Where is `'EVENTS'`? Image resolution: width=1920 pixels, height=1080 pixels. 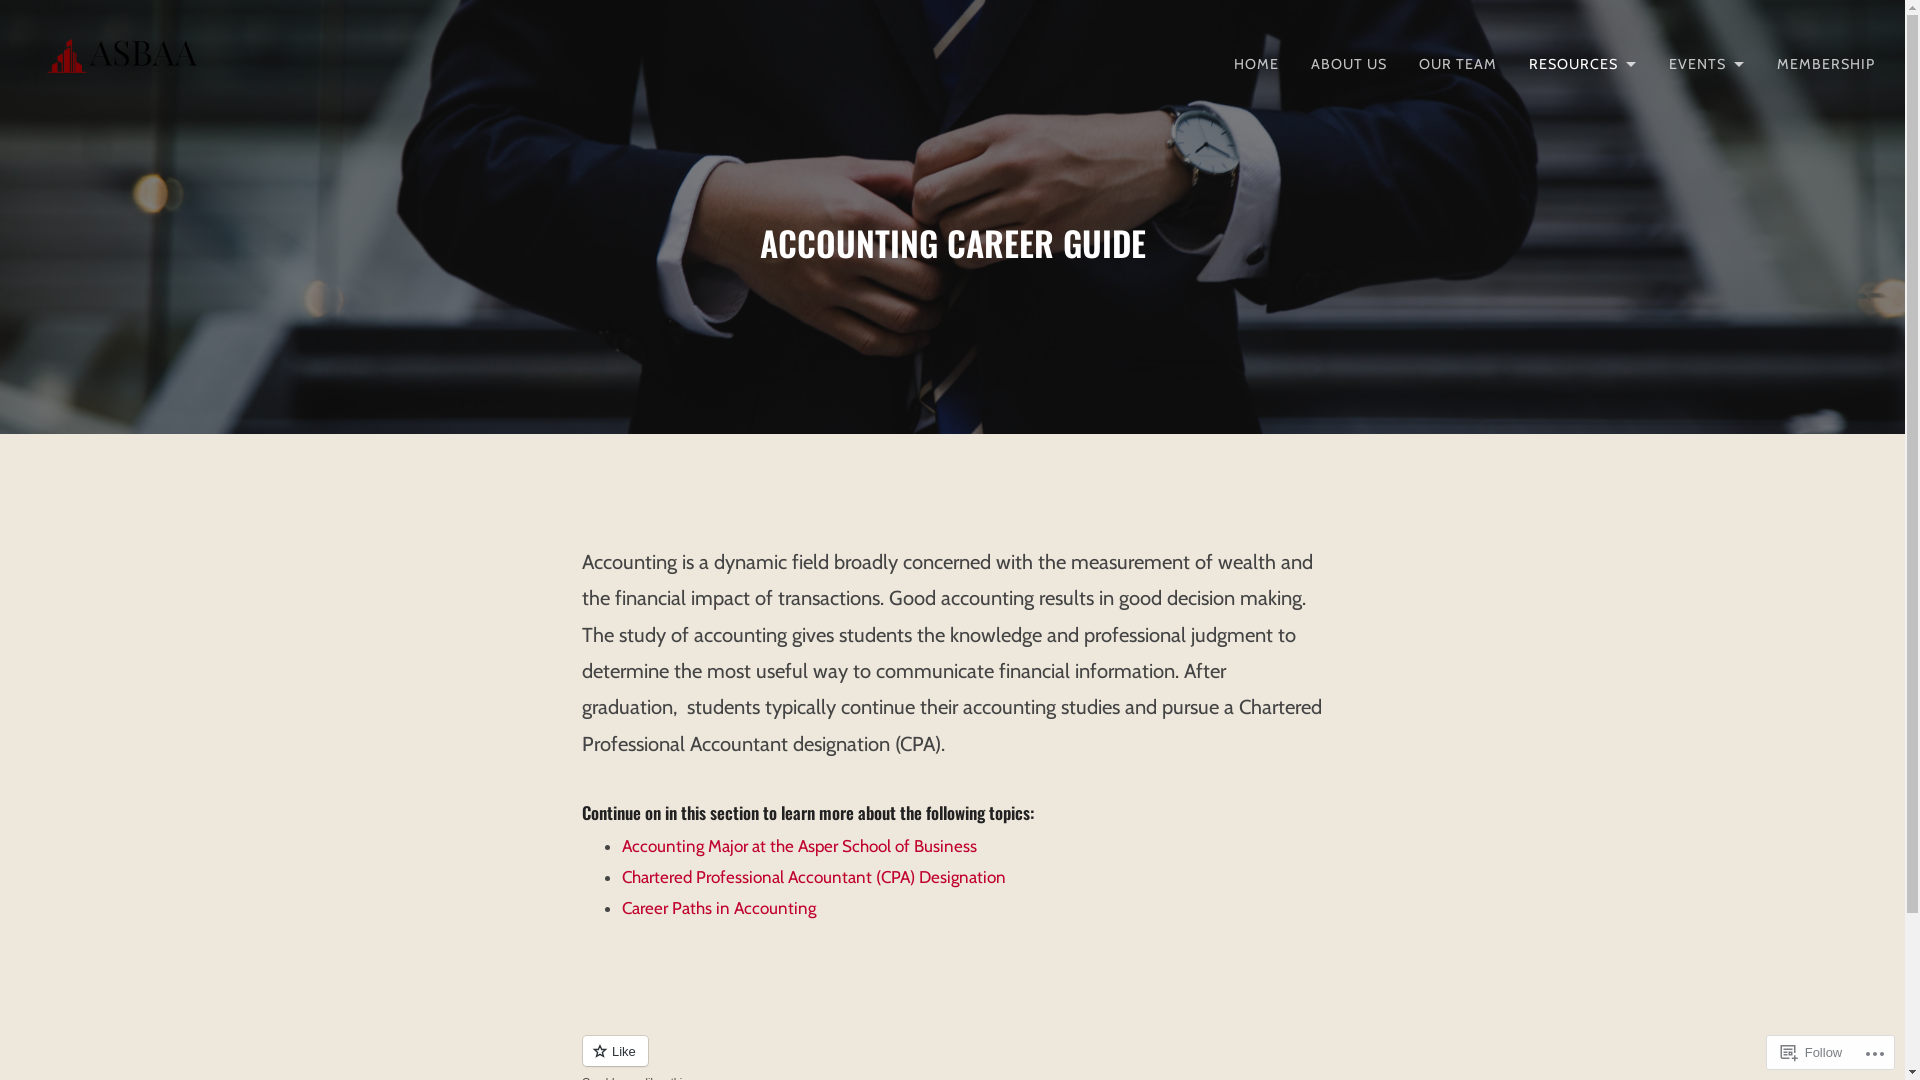
'EVENTS' is located at coordinates (1706, 63).